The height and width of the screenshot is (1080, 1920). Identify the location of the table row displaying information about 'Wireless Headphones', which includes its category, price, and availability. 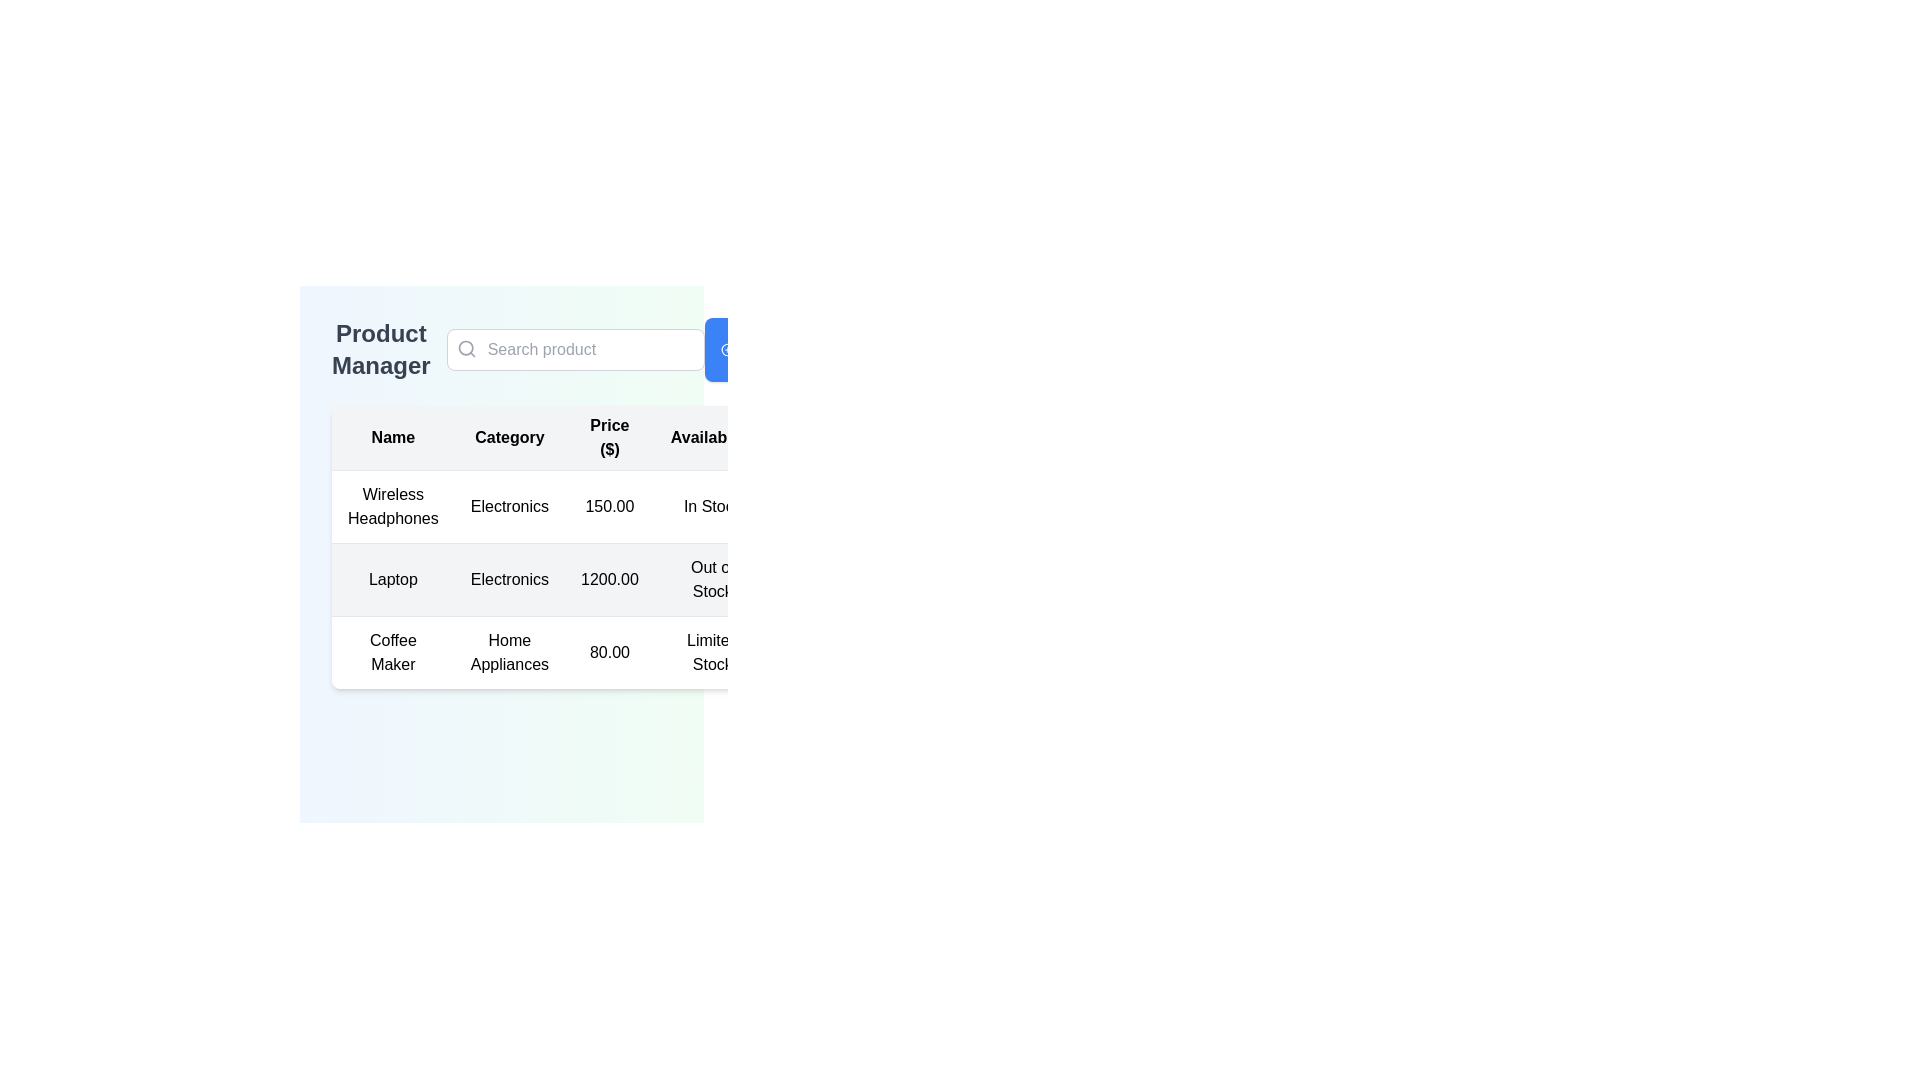
(606, 505).